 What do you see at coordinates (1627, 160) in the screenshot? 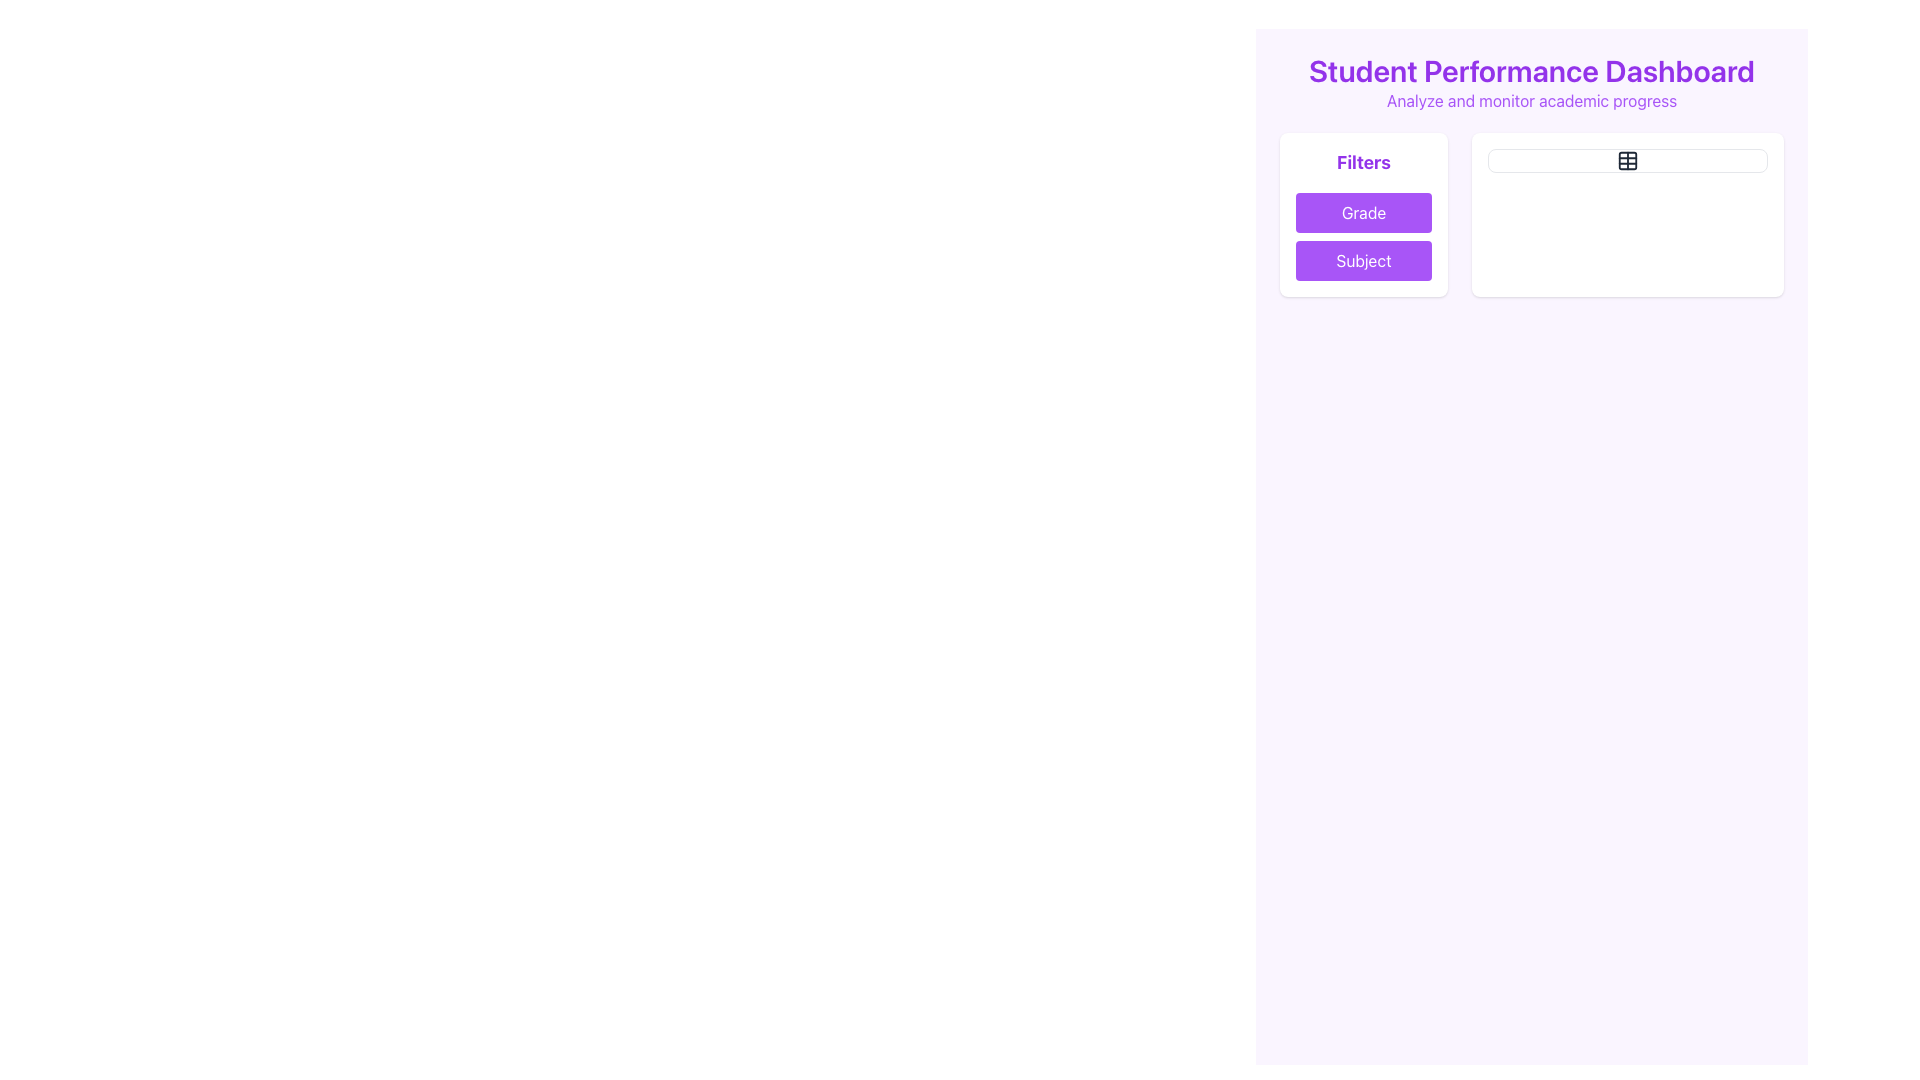
I see `the table/grid layout icon (SVG) located at the top center of the right-hand card in the interface` at bounding box center [1627, 160].